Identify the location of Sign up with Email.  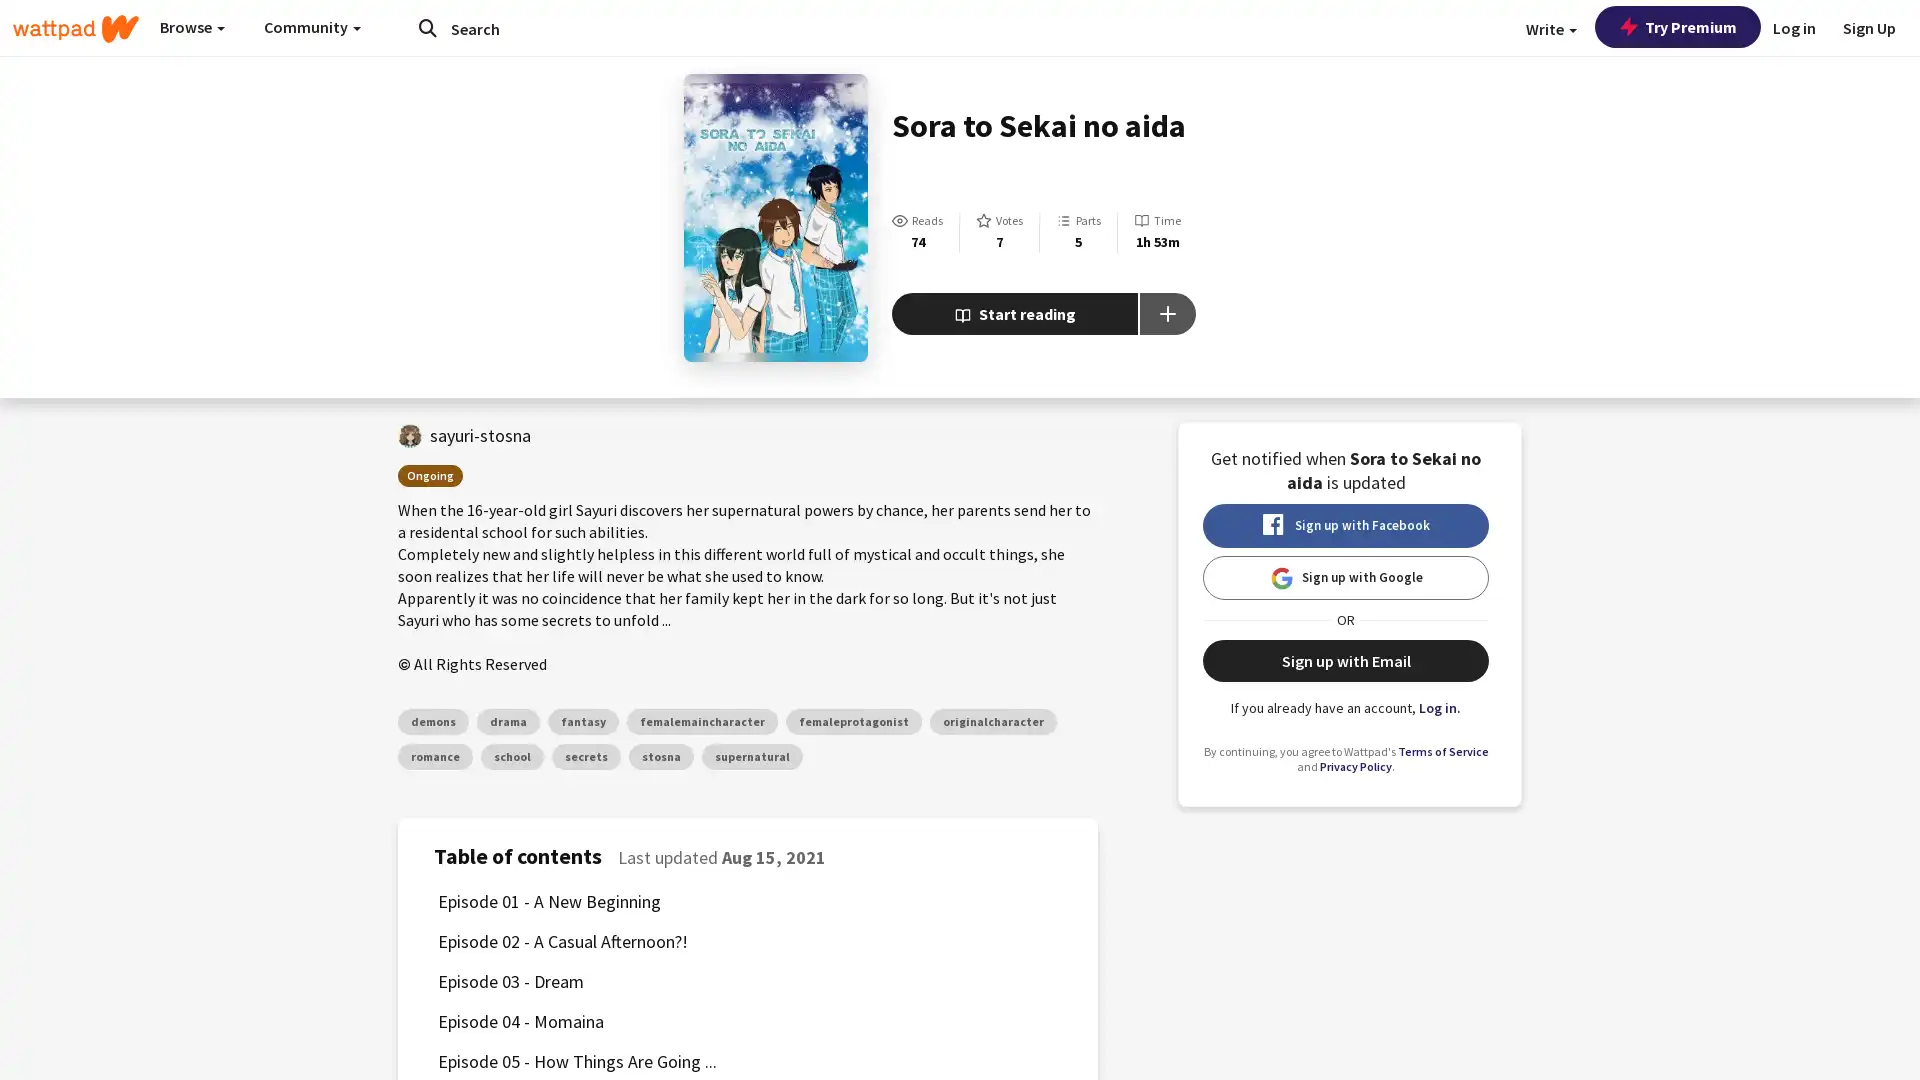
(1345, 660).